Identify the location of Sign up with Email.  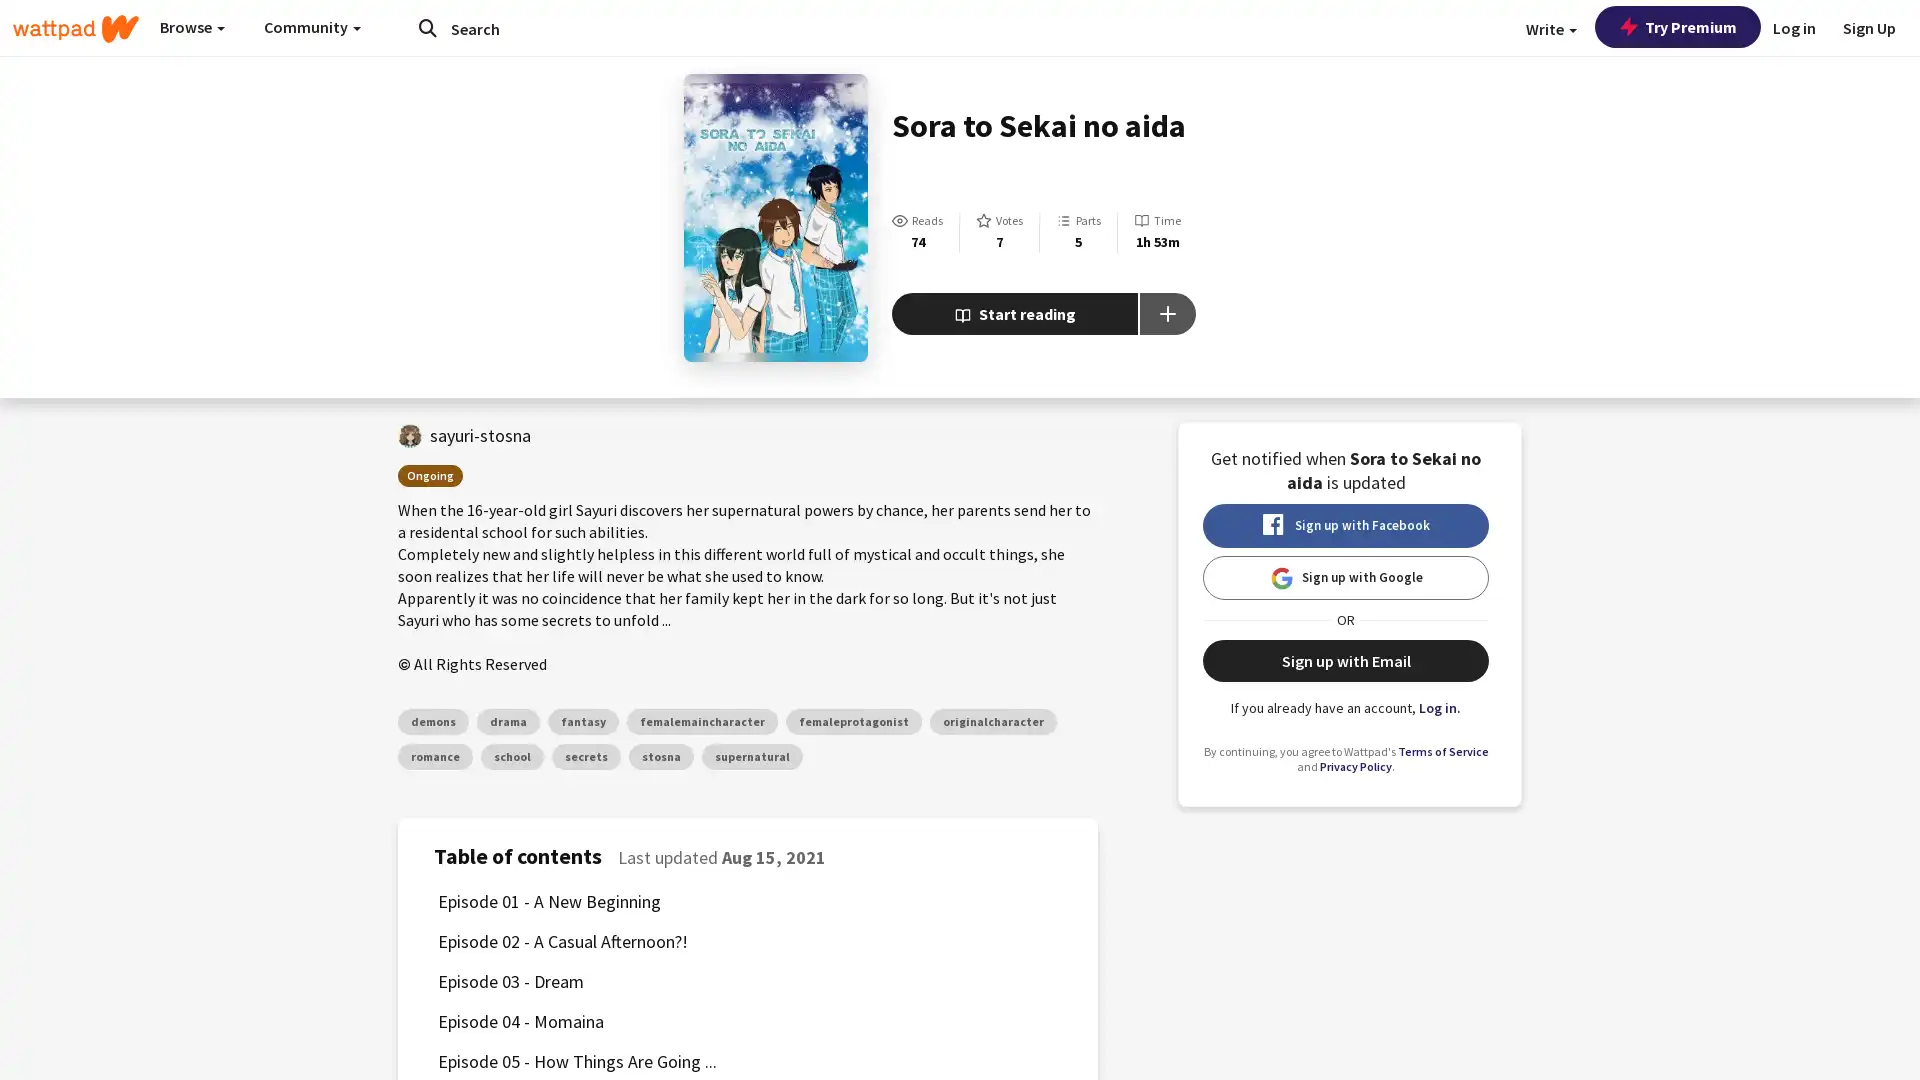
(1345, 660).